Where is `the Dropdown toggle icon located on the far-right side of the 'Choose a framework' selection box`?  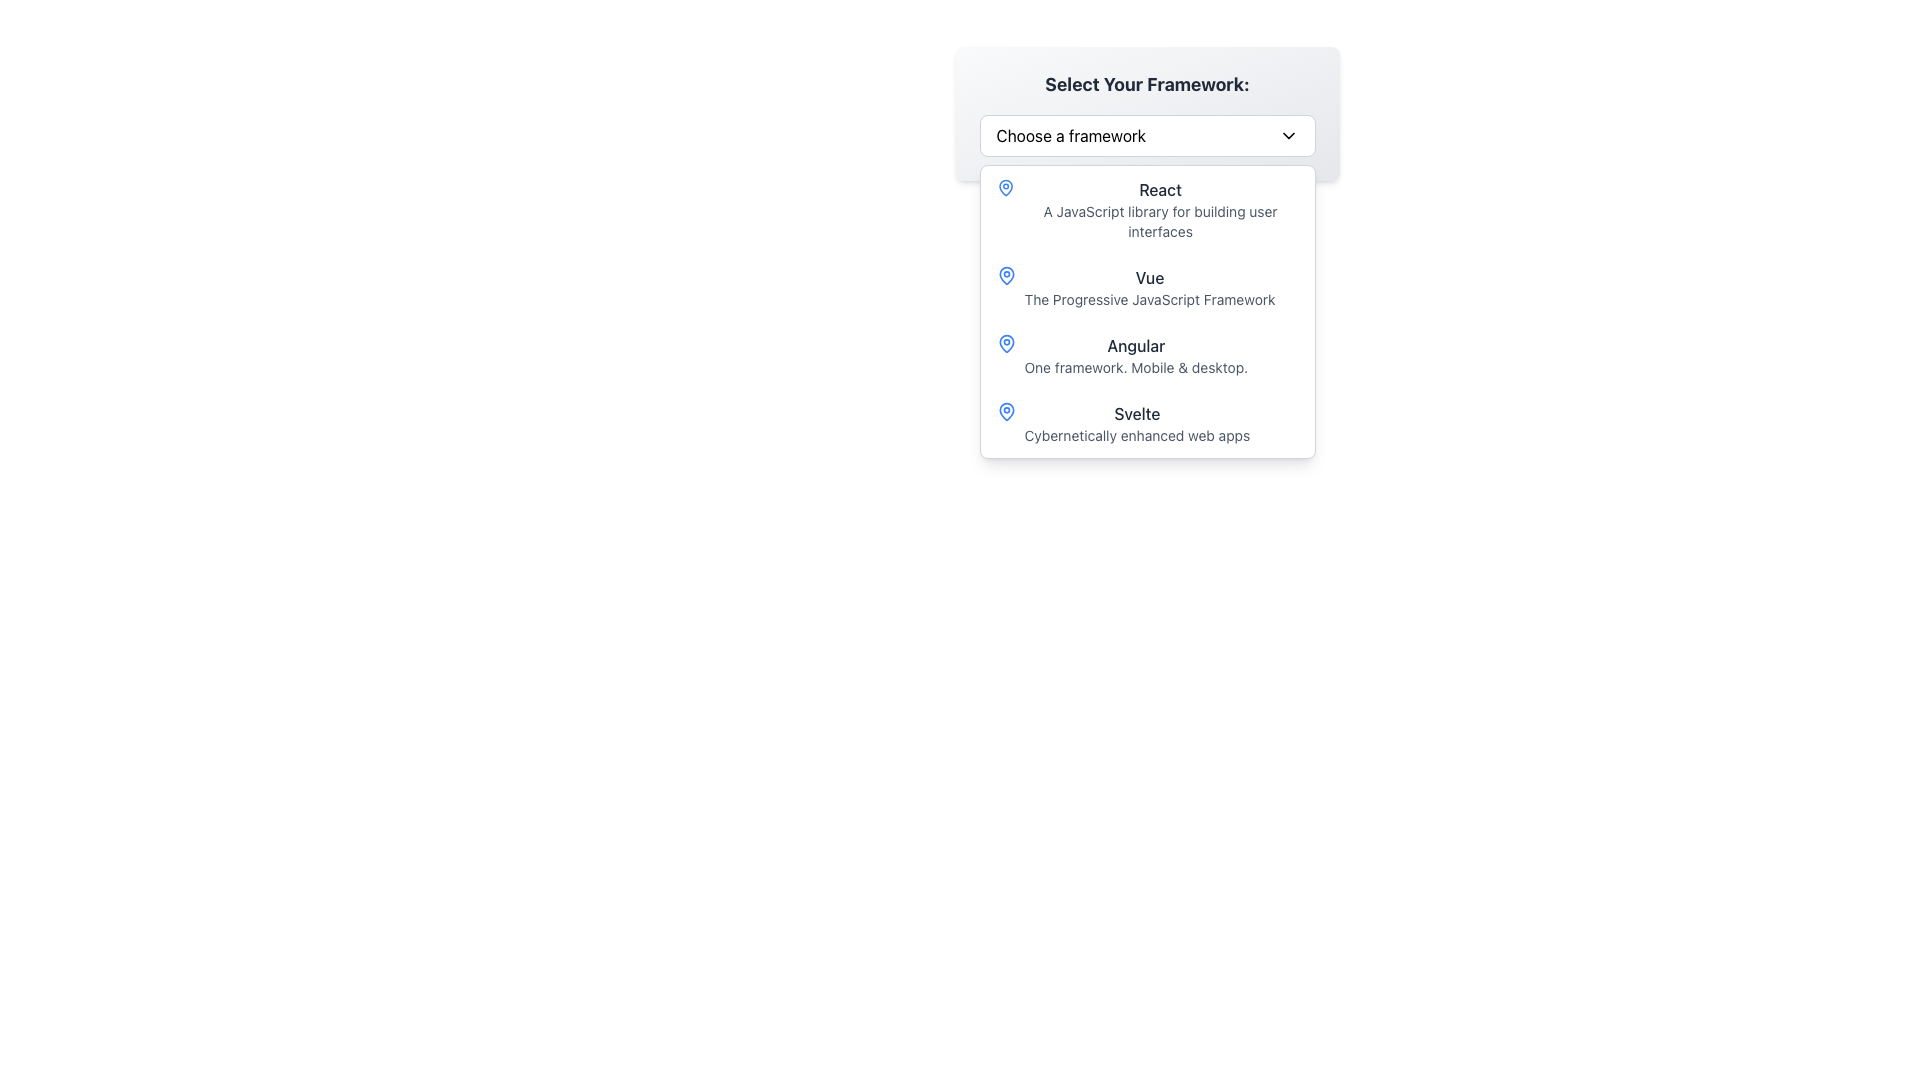
the Dropdown toggle icon located on the far-right side of the 'Choose a framework' selection box is located at coordinates (1288, 135).